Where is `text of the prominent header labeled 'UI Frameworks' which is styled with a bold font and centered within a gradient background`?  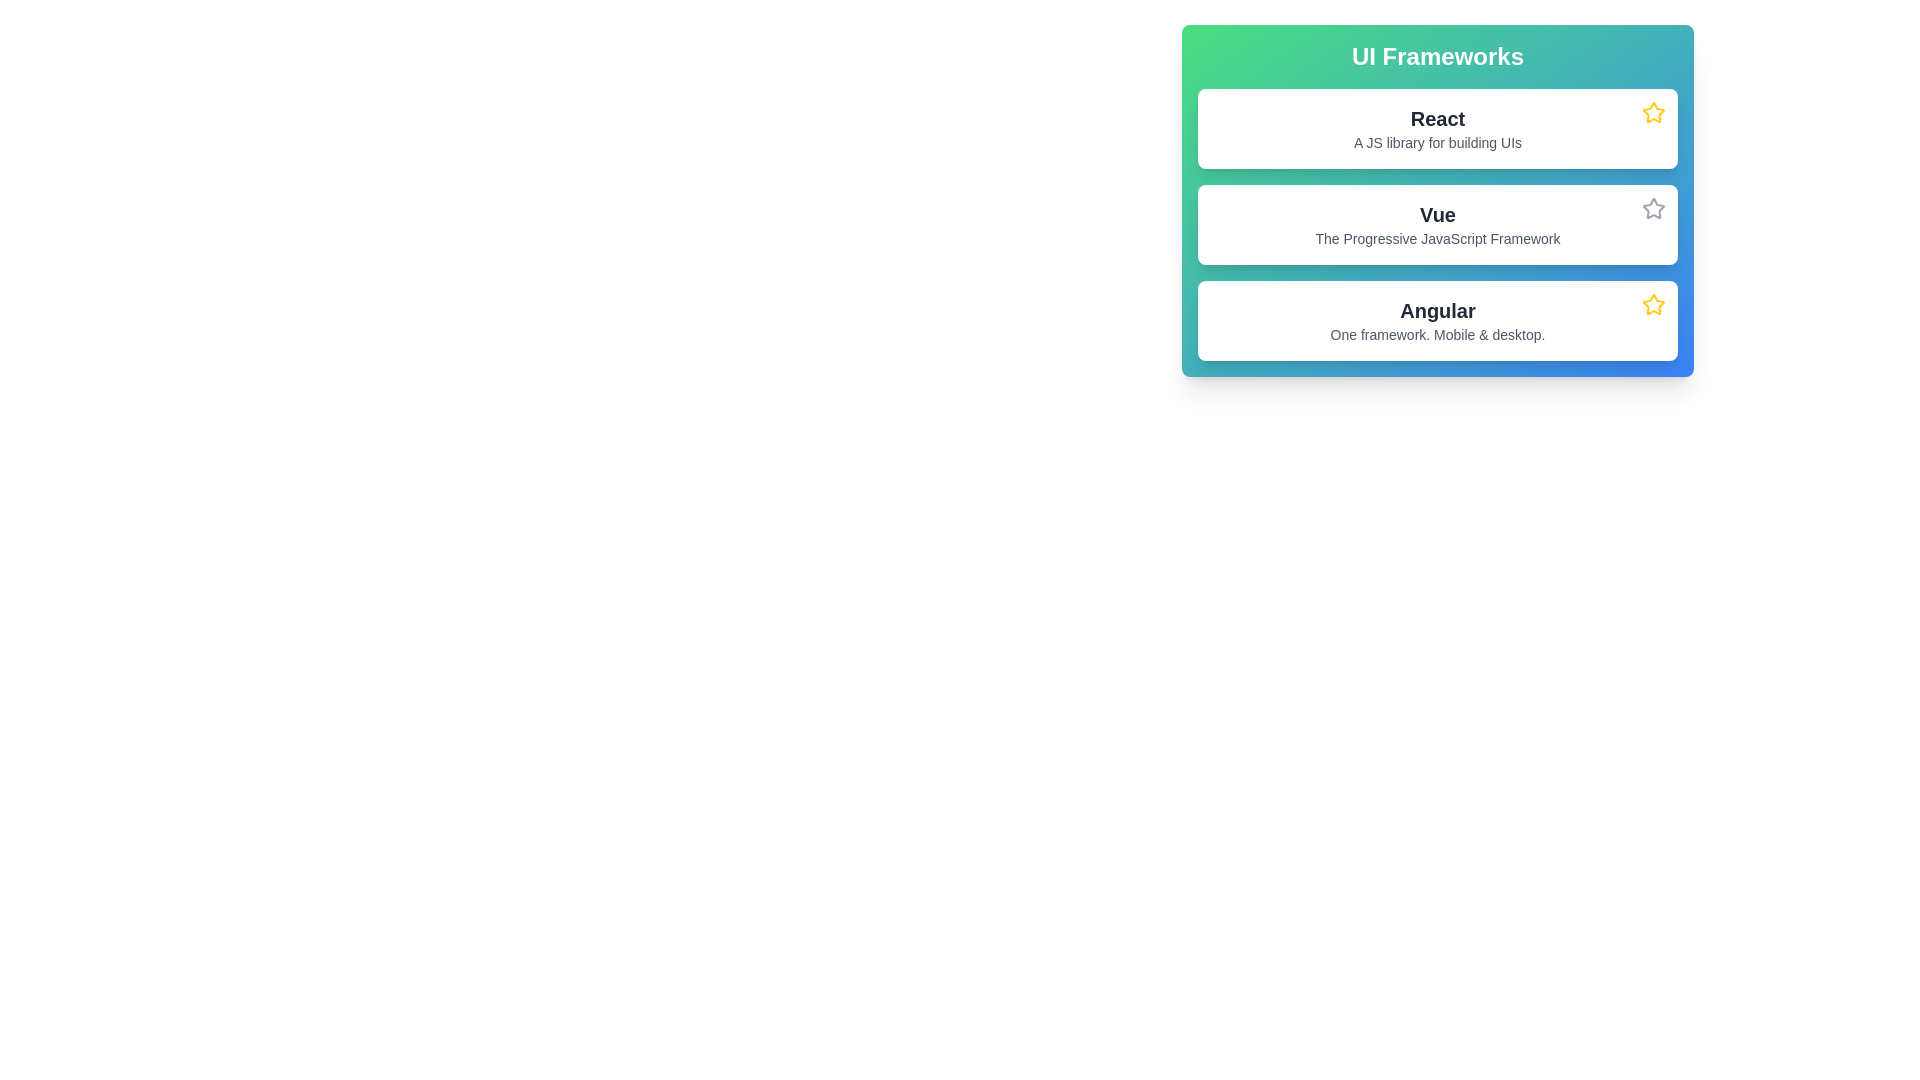 text of the prominent header labeled 'UI Frameworks' which is styled with a bold font and centered within a gradient background is located at coordinates (1437, 56).